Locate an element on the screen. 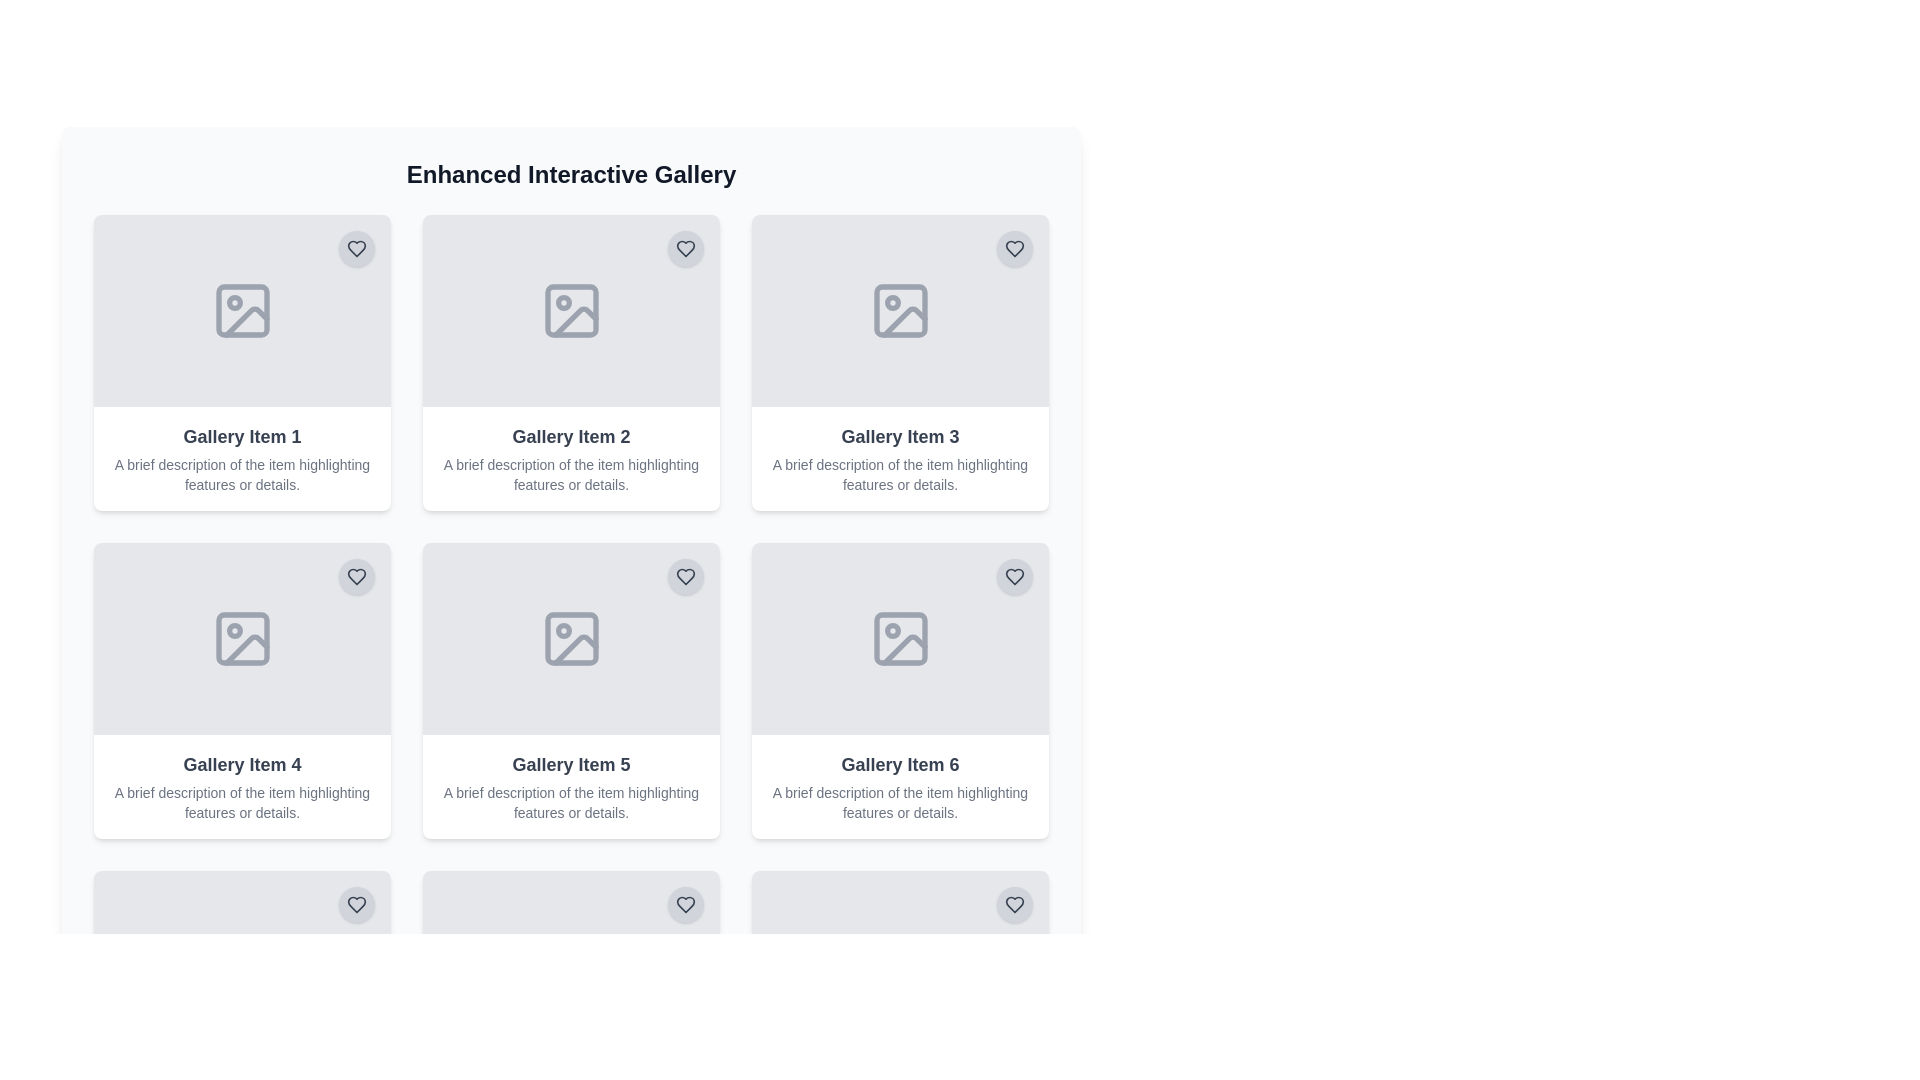  text displayed in the text field labeled 'Gallery Item 3', which is a bold gray text located in the center of the user interface within the third gallery item is located at coordinates (899, 435).